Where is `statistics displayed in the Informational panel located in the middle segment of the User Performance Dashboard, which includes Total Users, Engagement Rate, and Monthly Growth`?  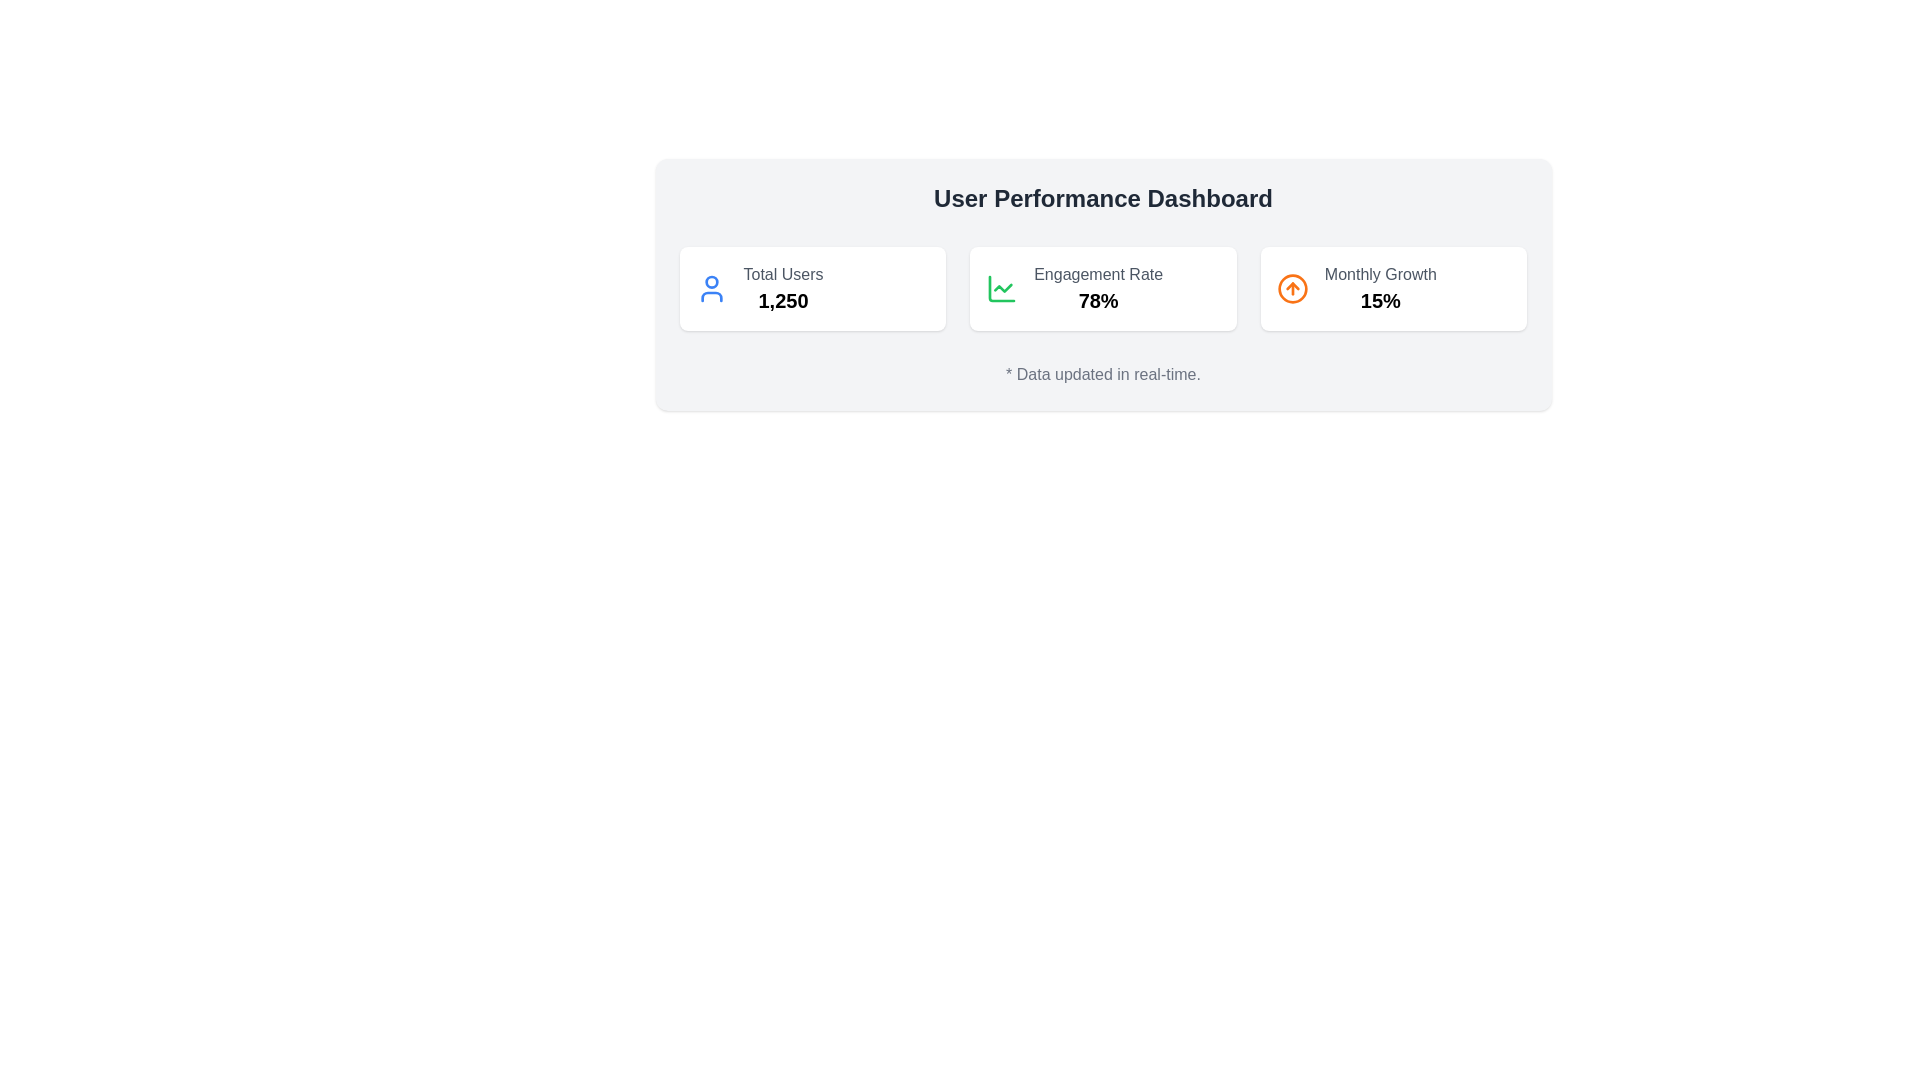
statistics displayed in the Informational panel located in the middle segment of the User Performance Dashboard, which includes Total Users, Engagement Rate, and Monthly Growth is located at coordinates (1102, 289).